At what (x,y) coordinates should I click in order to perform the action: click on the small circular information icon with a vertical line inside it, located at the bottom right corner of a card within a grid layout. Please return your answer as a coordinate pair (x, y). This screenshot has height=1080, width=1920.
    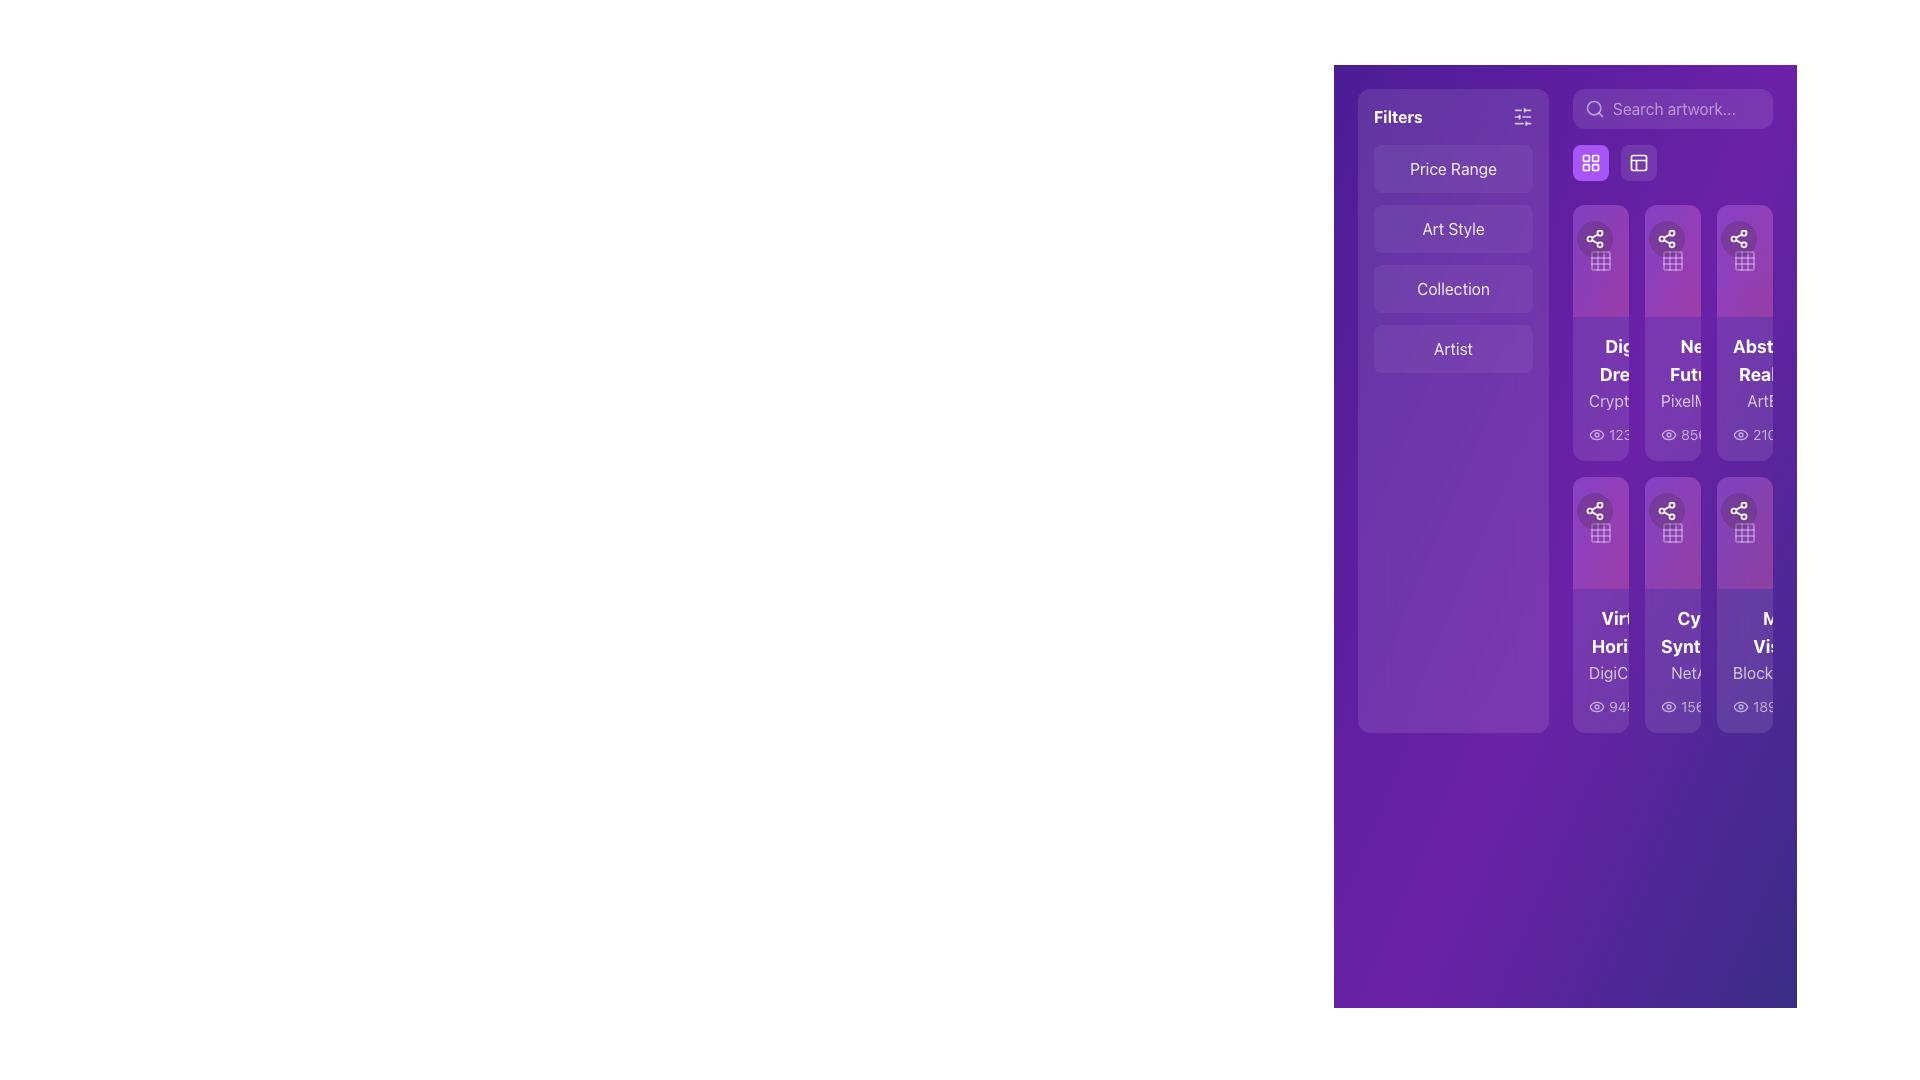
    Looking at the image, I should click on (1763, 705).